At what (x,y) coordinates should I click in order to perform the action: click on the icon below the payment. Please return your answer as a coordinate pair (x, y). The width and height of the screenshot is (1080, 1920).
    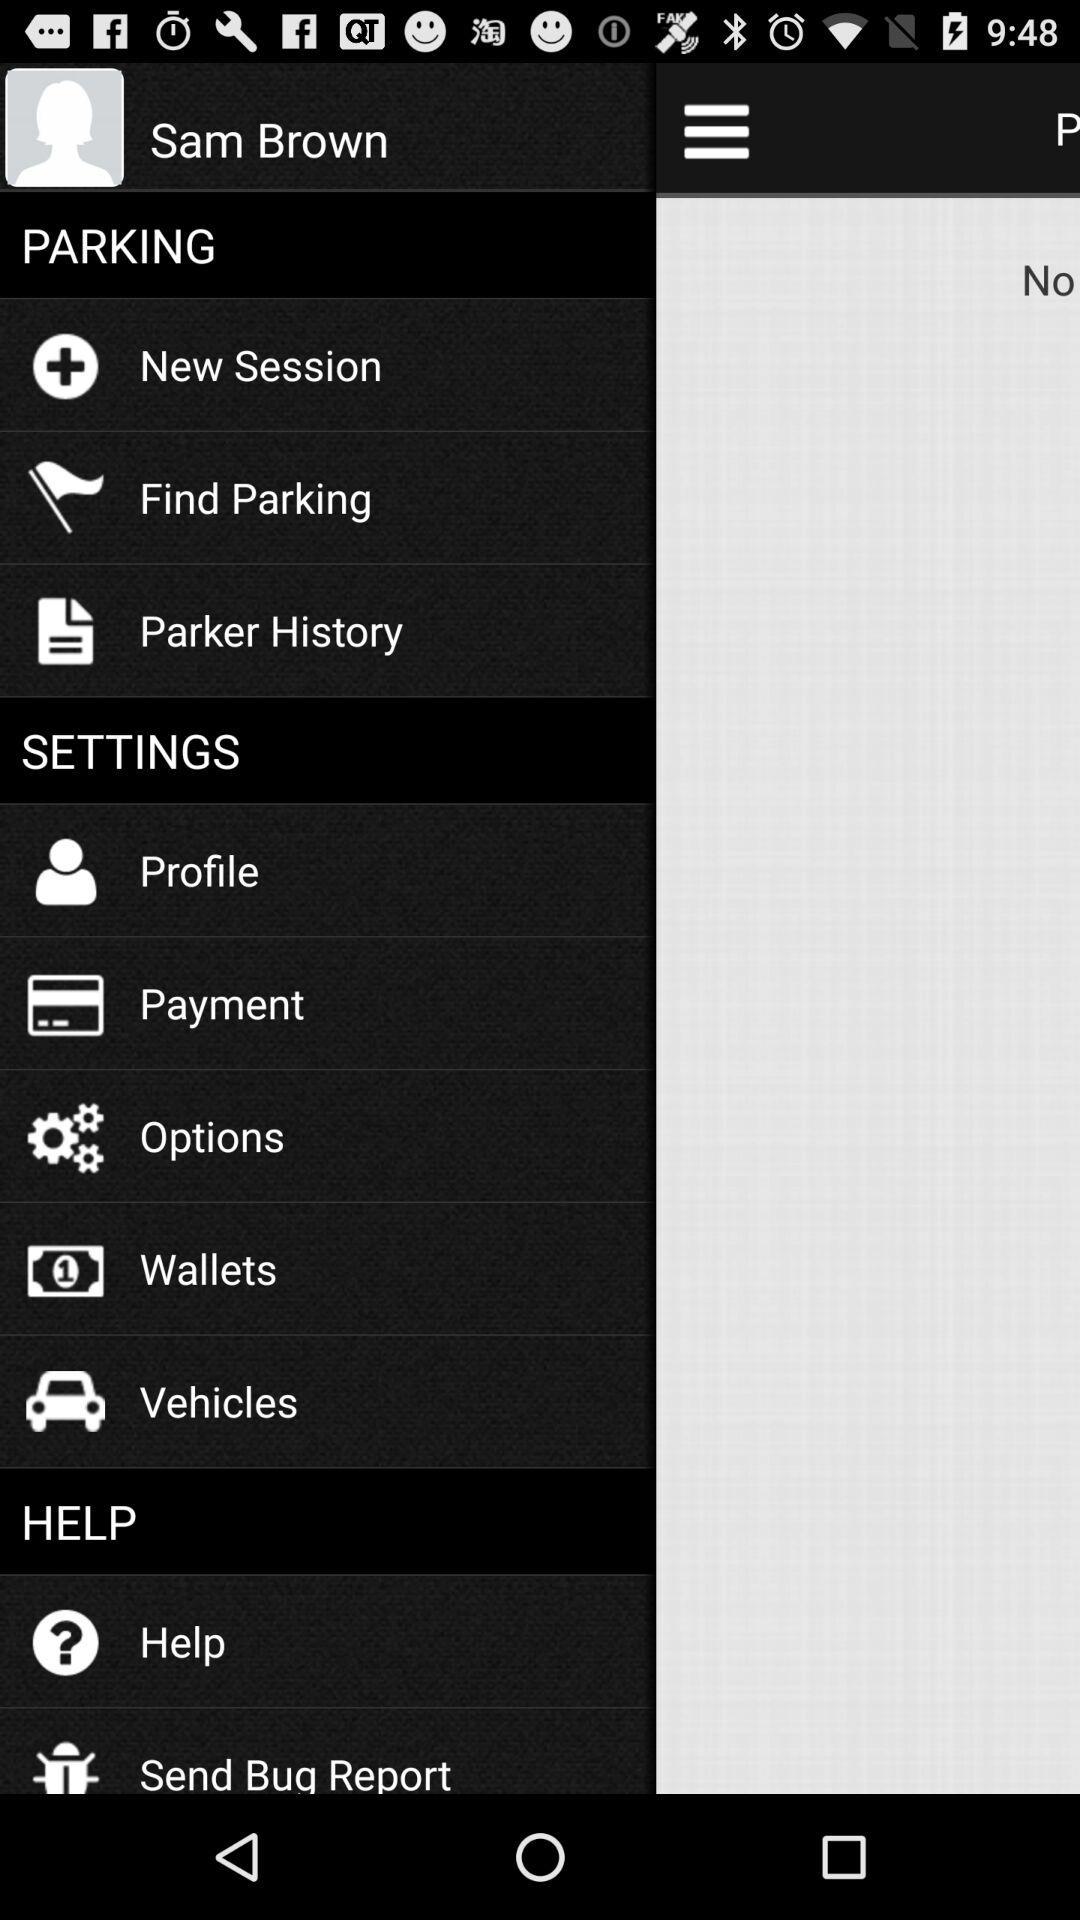
    Looking at the image, I should click on (212, 1135).